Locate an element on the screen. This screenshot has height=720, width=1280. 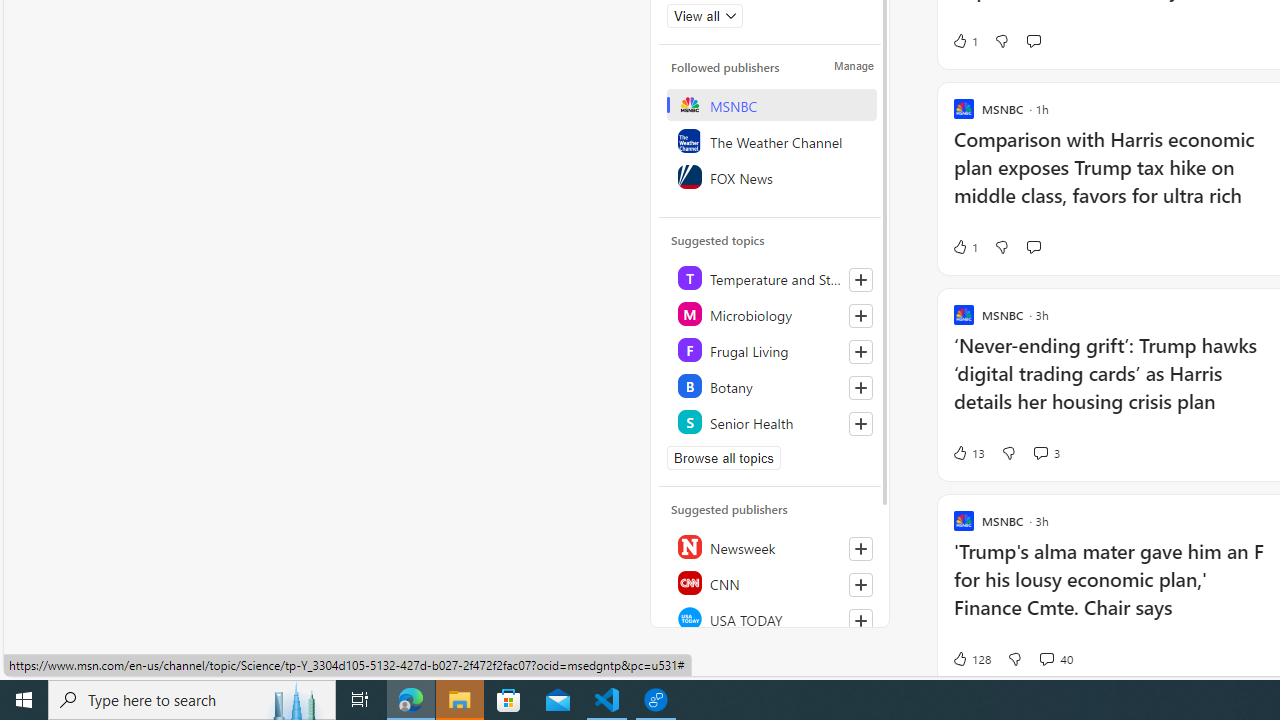
'View comments 3 Comment' is located at coordinates (1044, 452).